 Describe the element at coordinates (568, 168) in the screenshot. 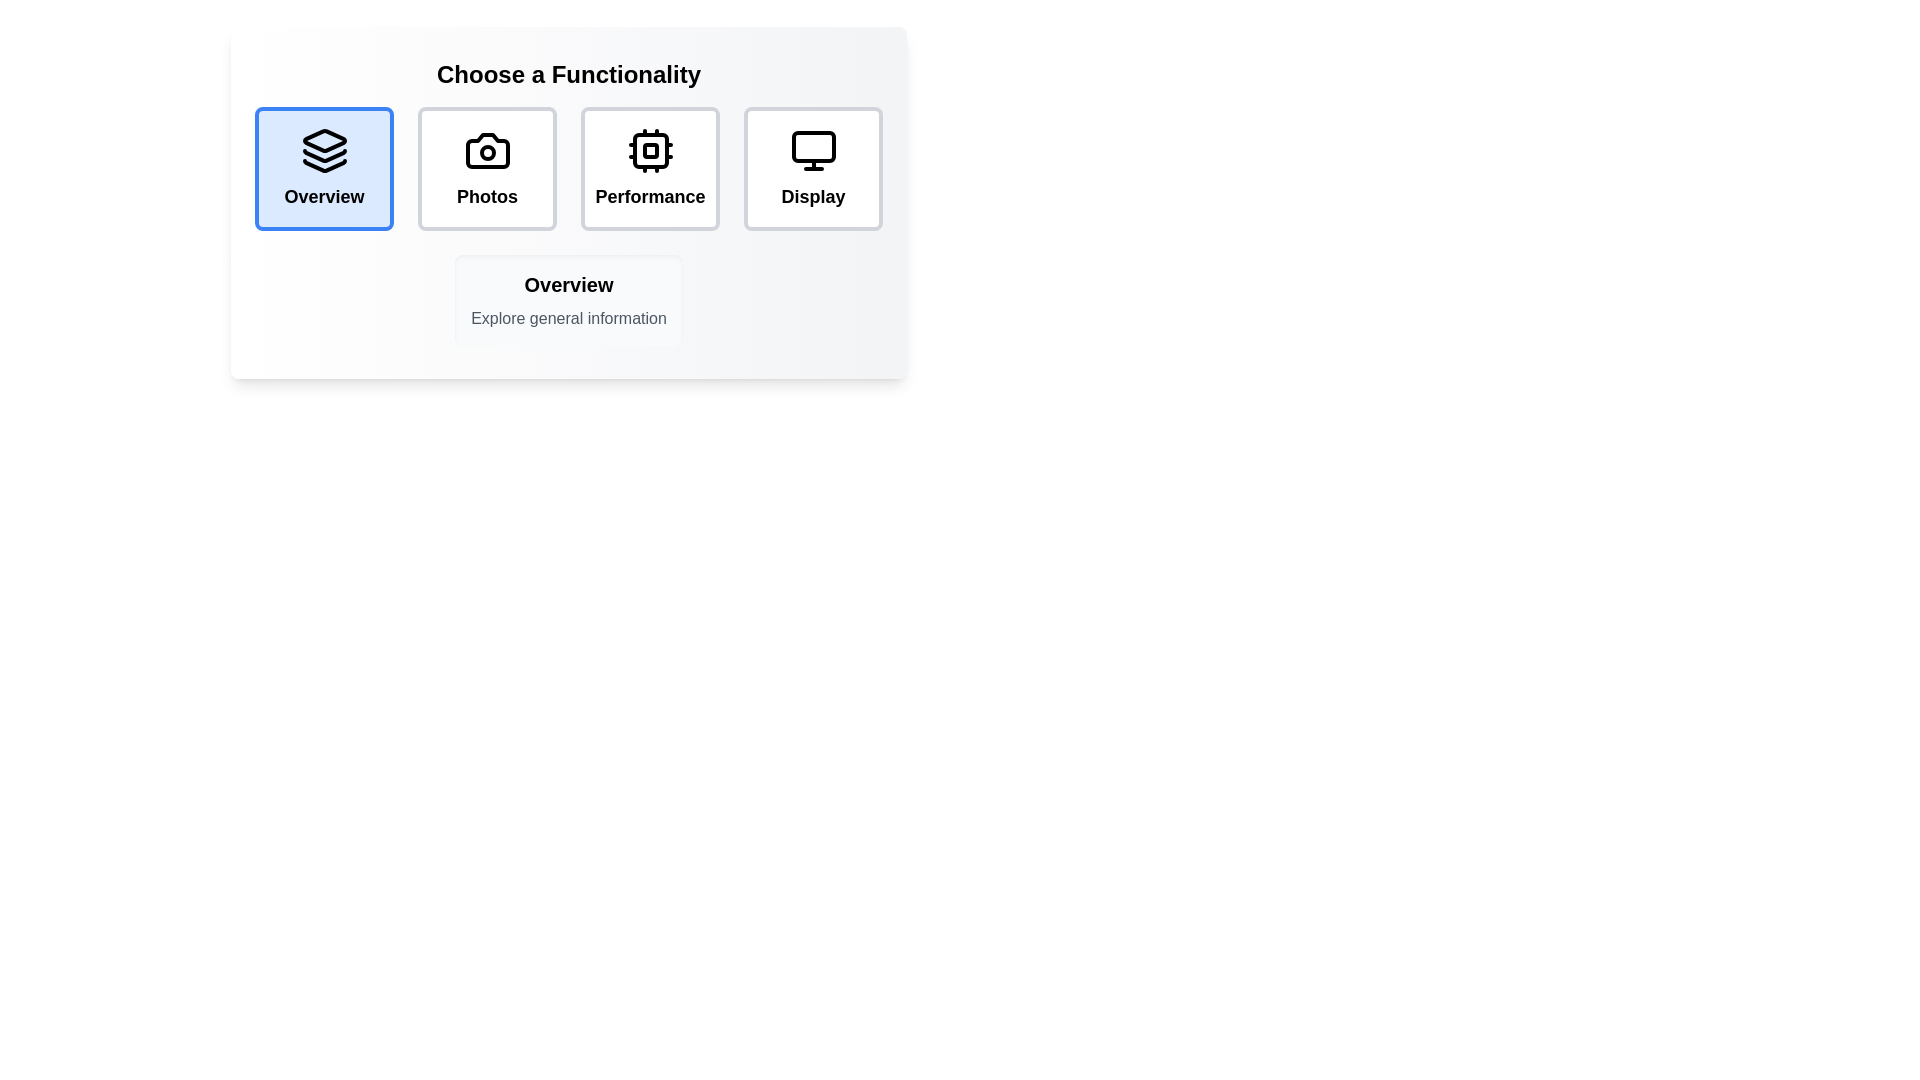

I see `the 'Performance' button` at that location.